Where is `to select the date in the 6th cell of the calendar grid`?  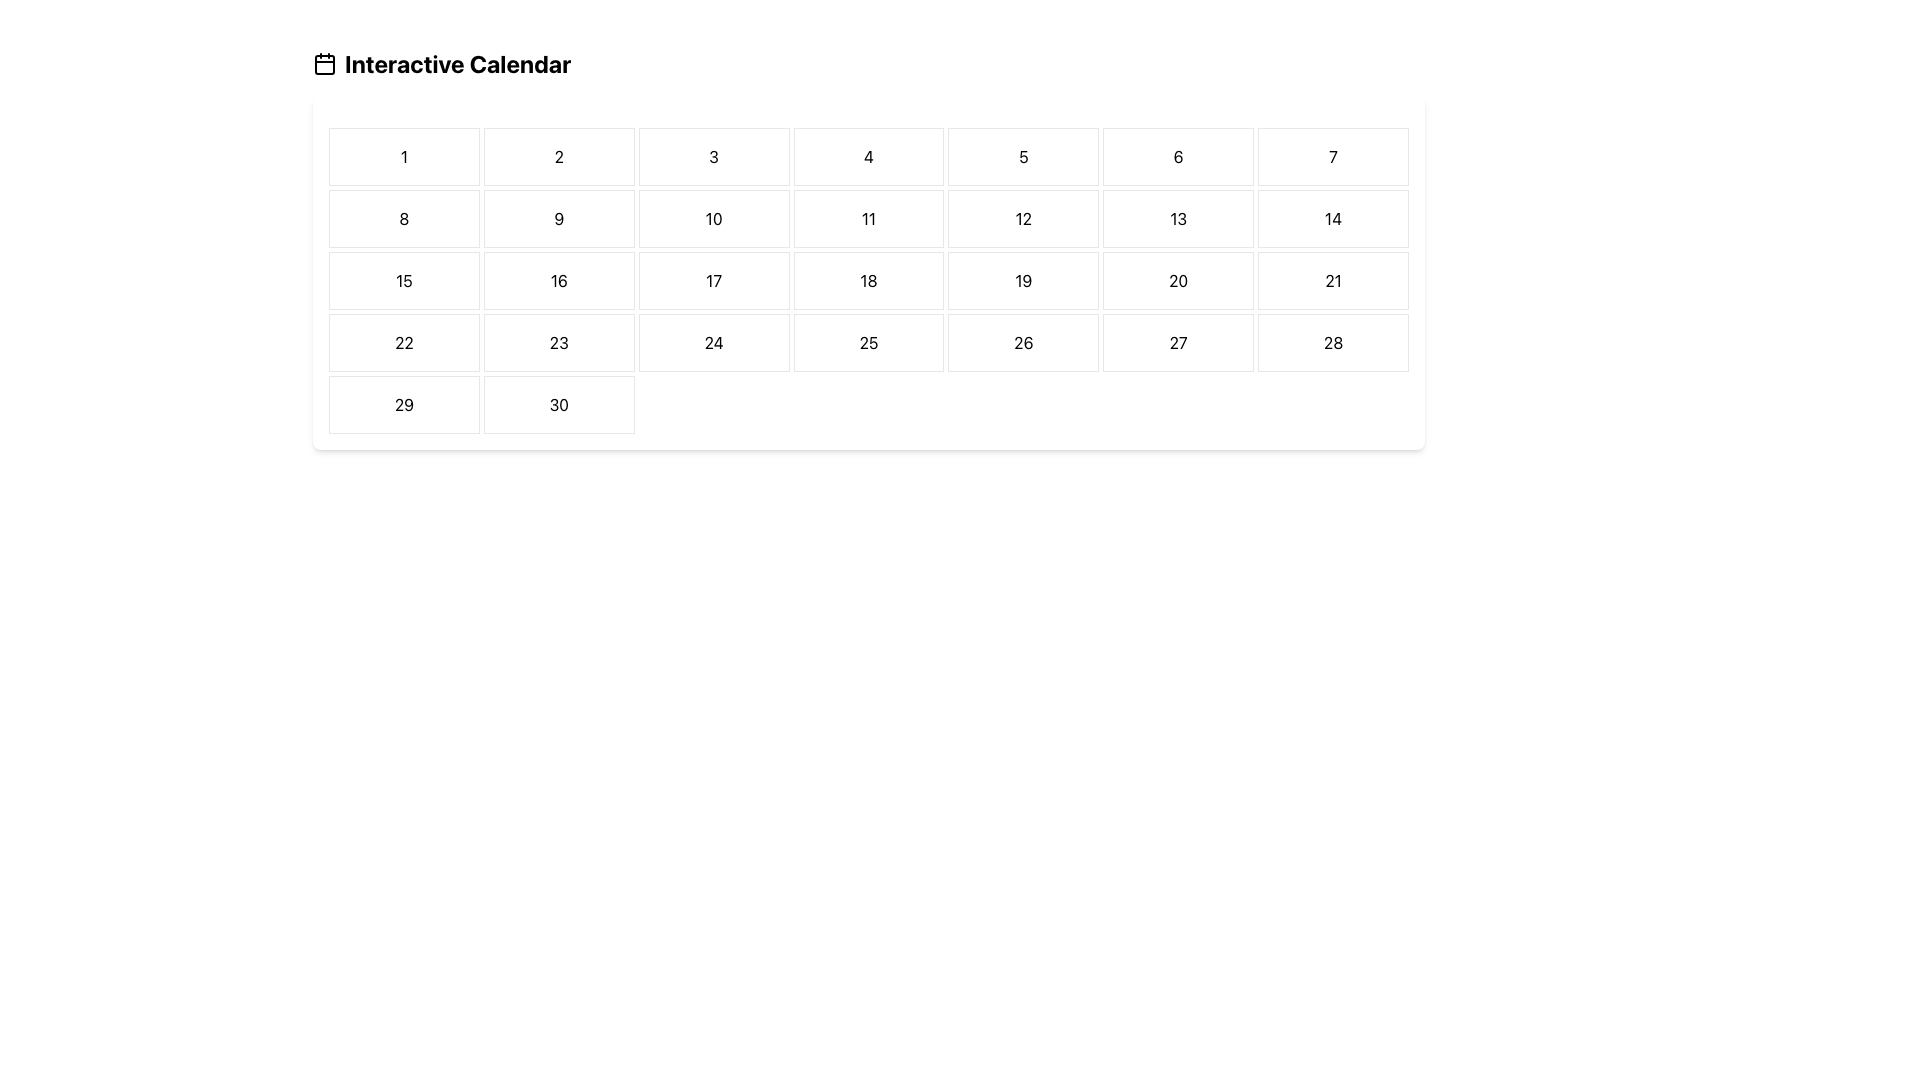 to select the date in the 6th cell of the calendar grid is located at coordinates (1177, 156).